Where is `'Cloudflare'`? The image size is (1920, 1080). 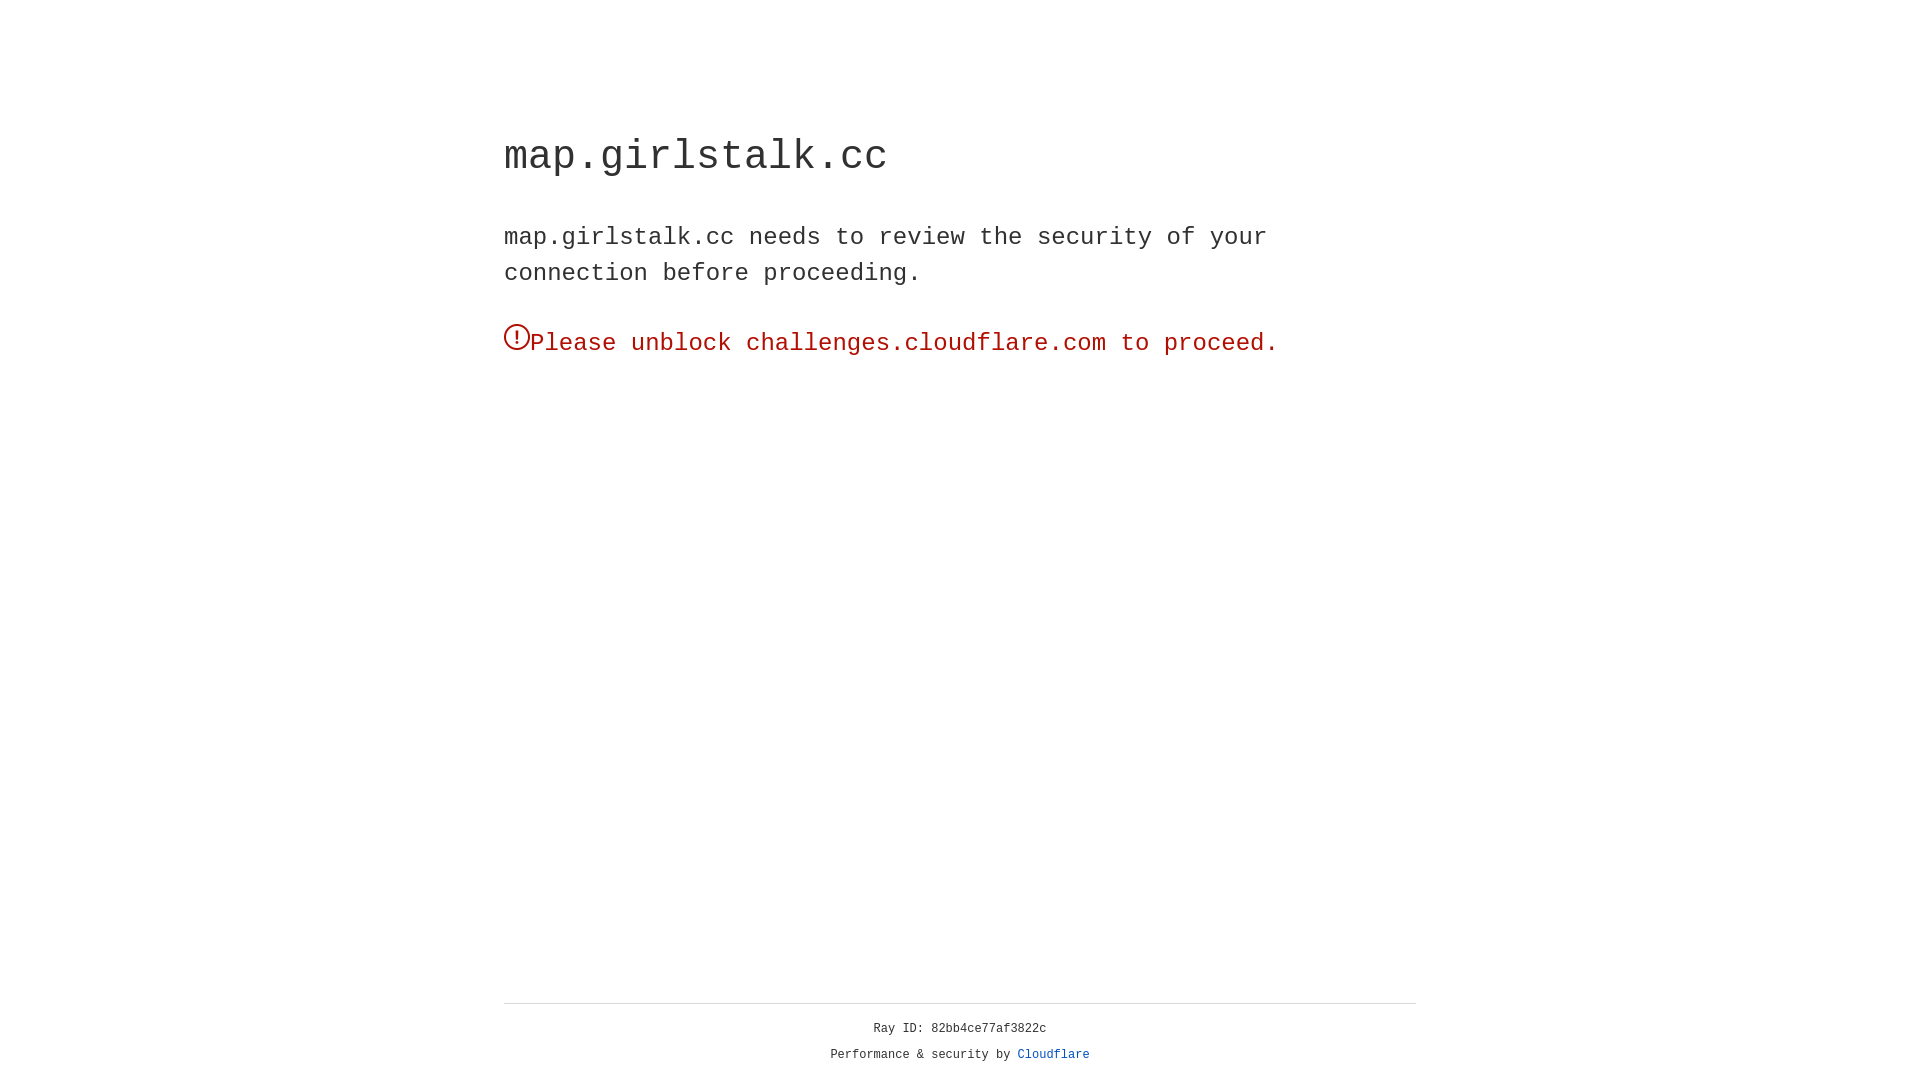
'Cloudflare' is located at coordinates (1053, 1054).